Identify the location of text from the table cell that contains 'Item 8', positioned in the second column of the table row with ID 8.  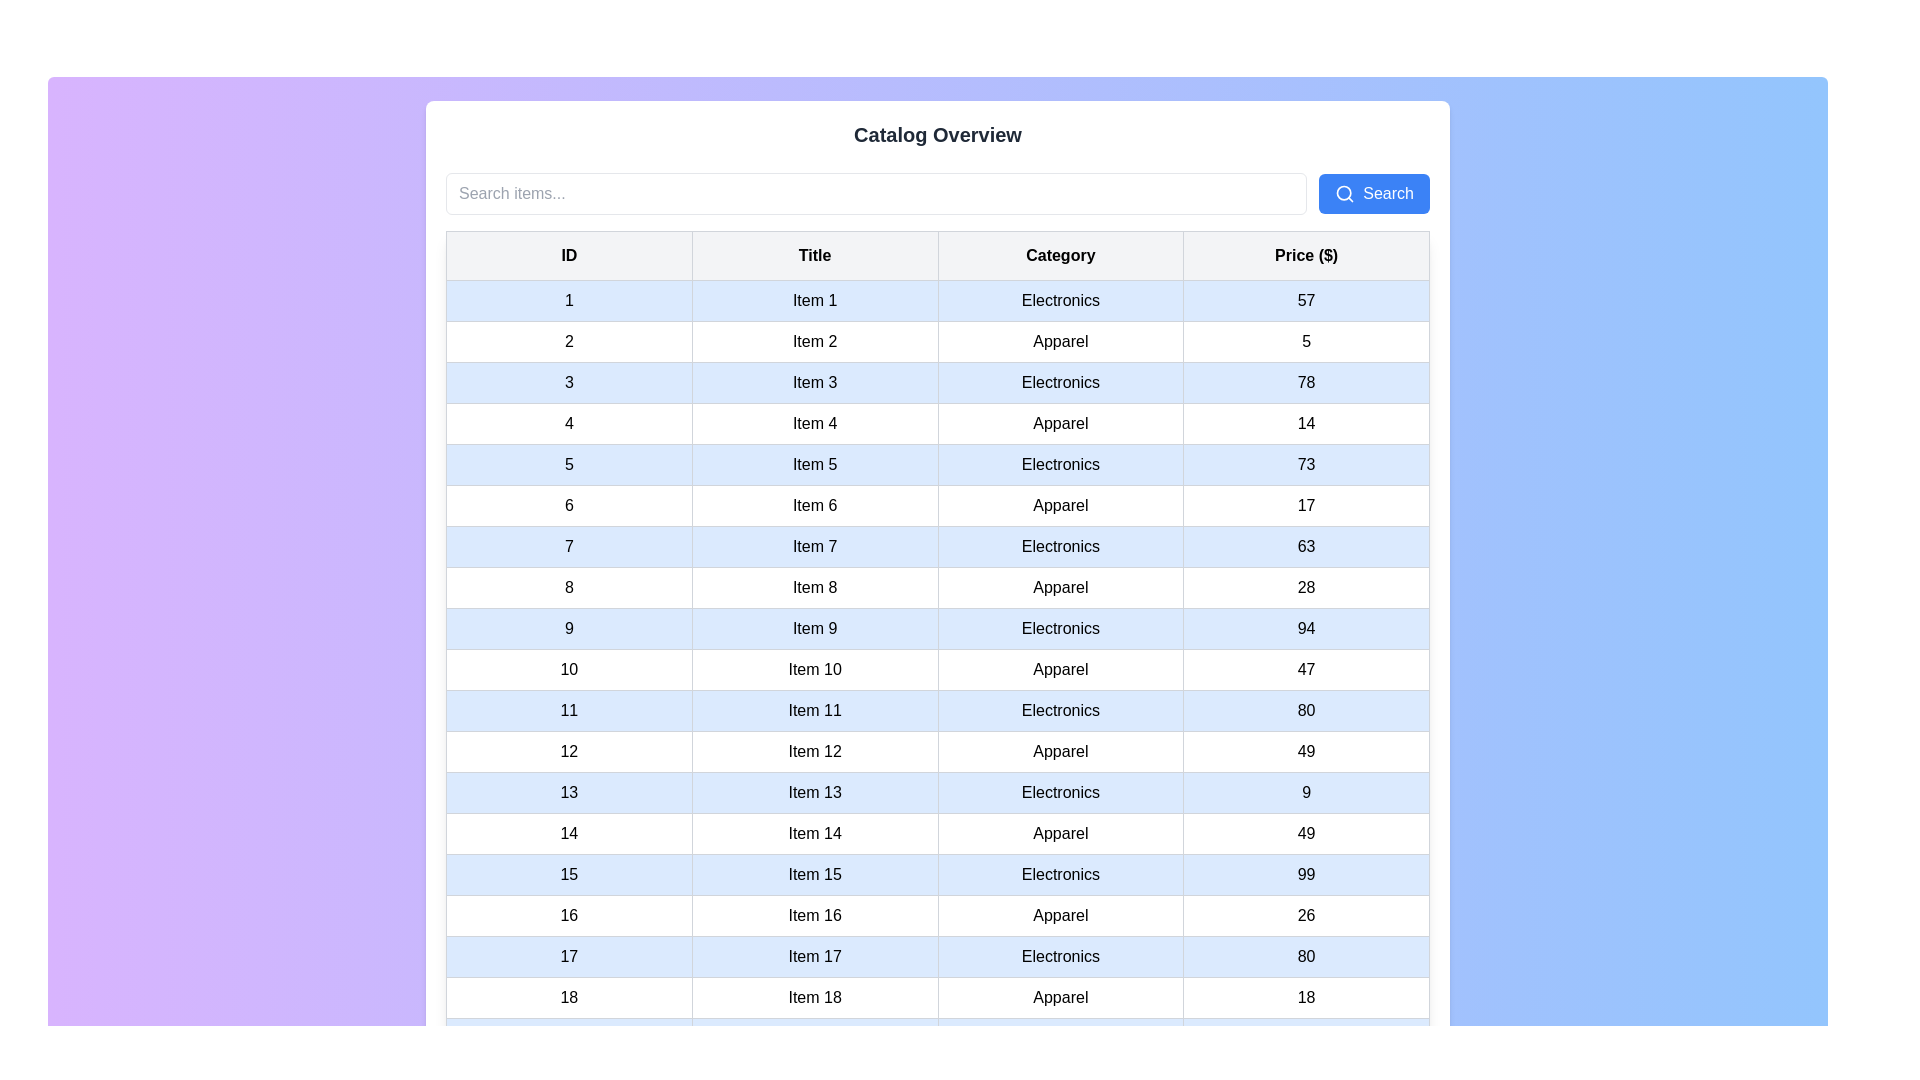
(815, 586).